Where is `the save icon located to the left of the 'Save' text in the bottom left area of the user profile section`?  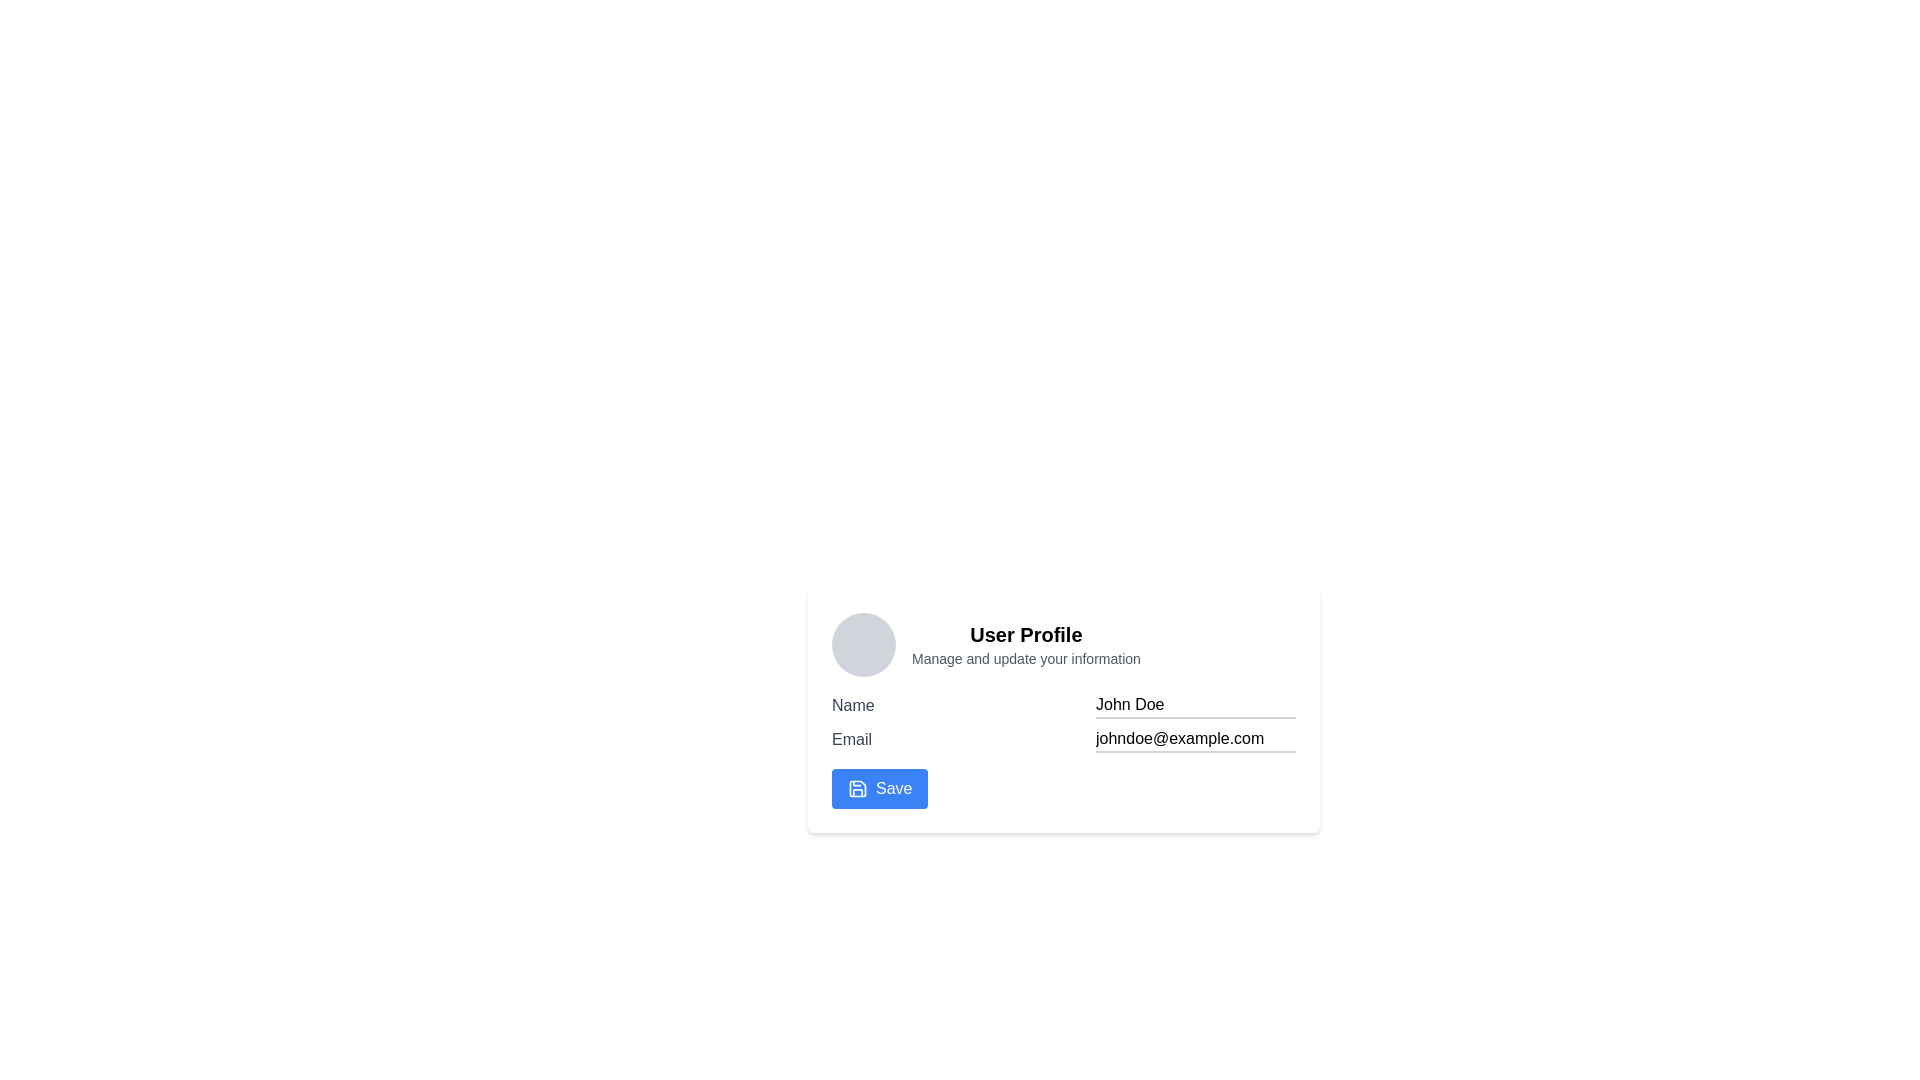
the save icon located to the left of the 'Save' text in the bottom left area of the user profile section is located at coordinates (858, 788).